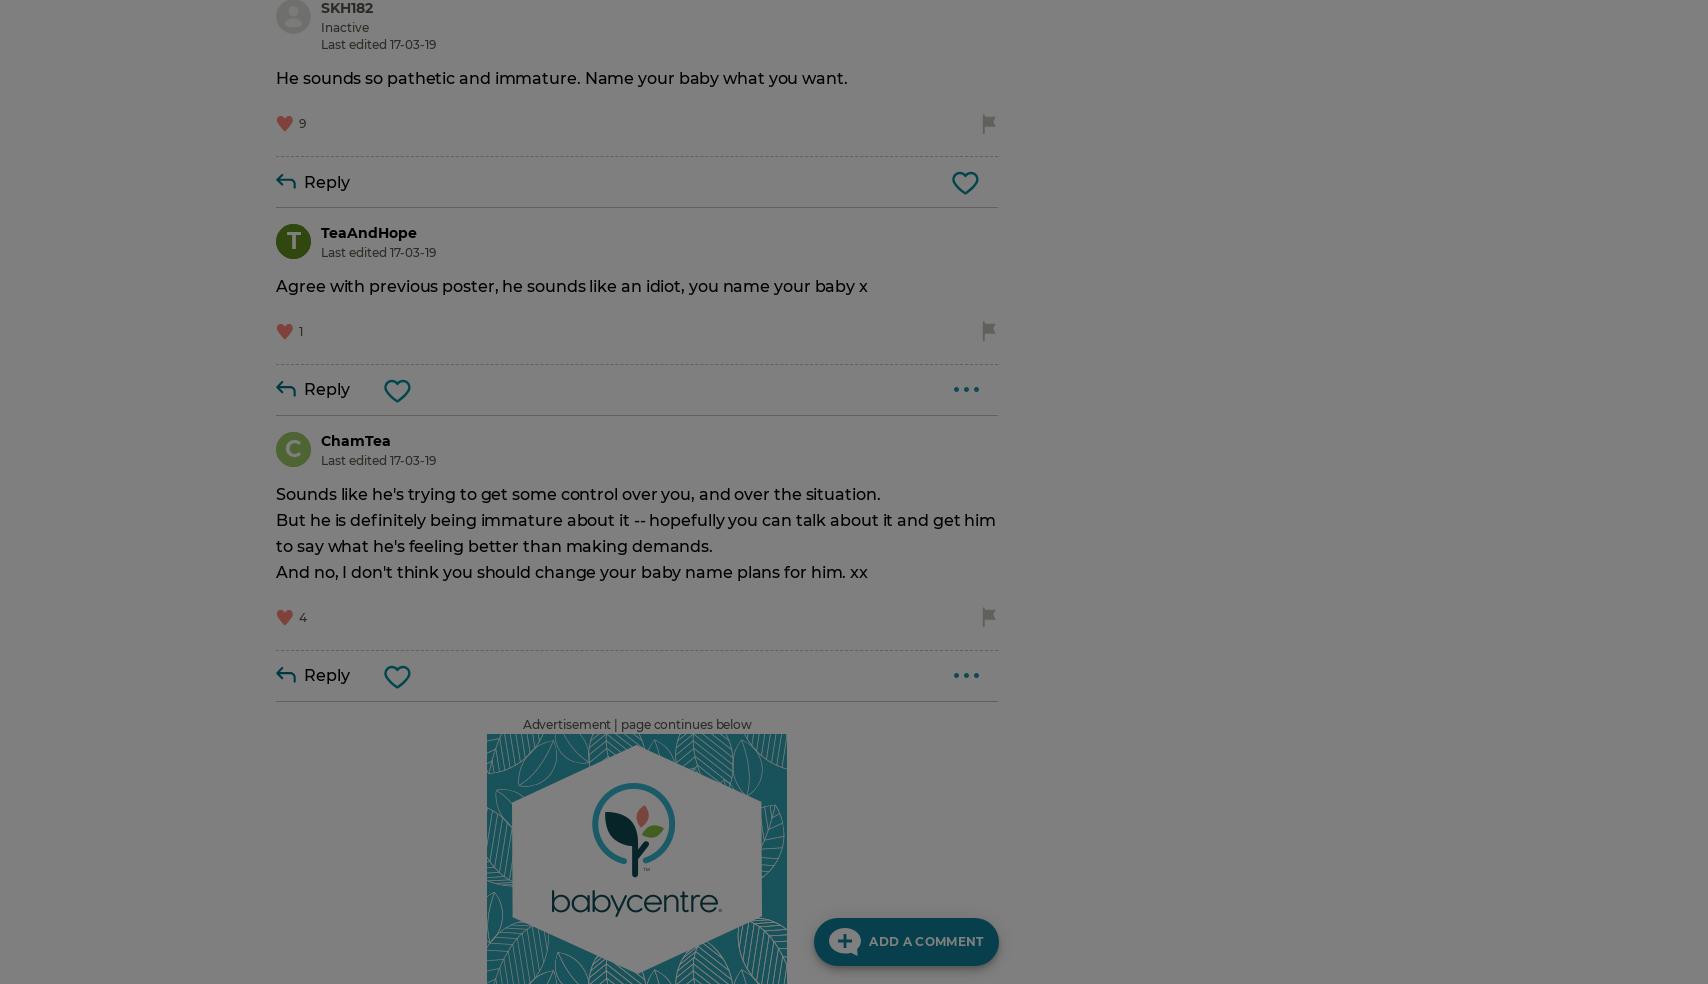  What do you see at coordinates (302, 616) in the screenshot?
I see `'4'` at bounding box center [302, 616].